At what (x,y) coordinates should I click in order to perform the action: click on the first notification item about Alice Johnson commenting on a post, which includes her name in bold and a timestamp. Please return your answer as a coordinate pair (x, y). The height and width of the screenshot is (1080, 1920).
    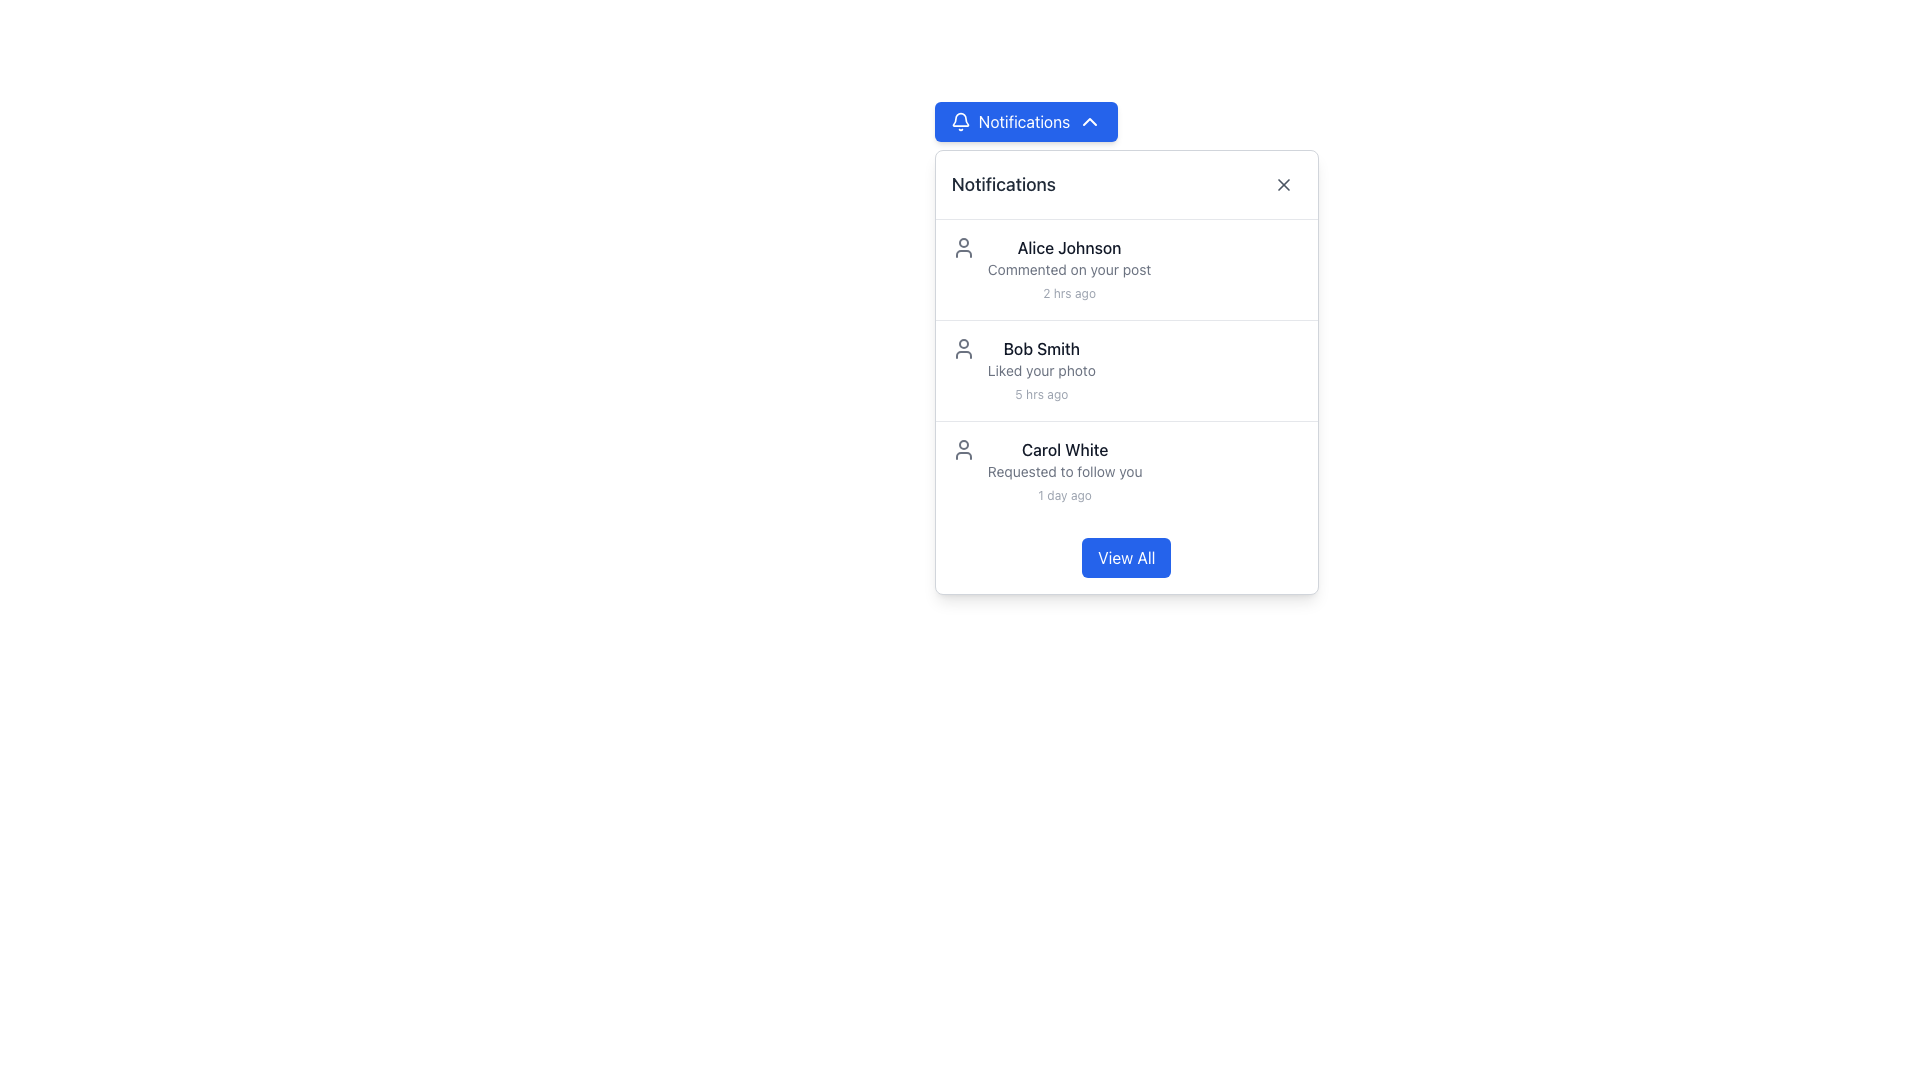
    Looking at the image, I should click on (1126, 270).